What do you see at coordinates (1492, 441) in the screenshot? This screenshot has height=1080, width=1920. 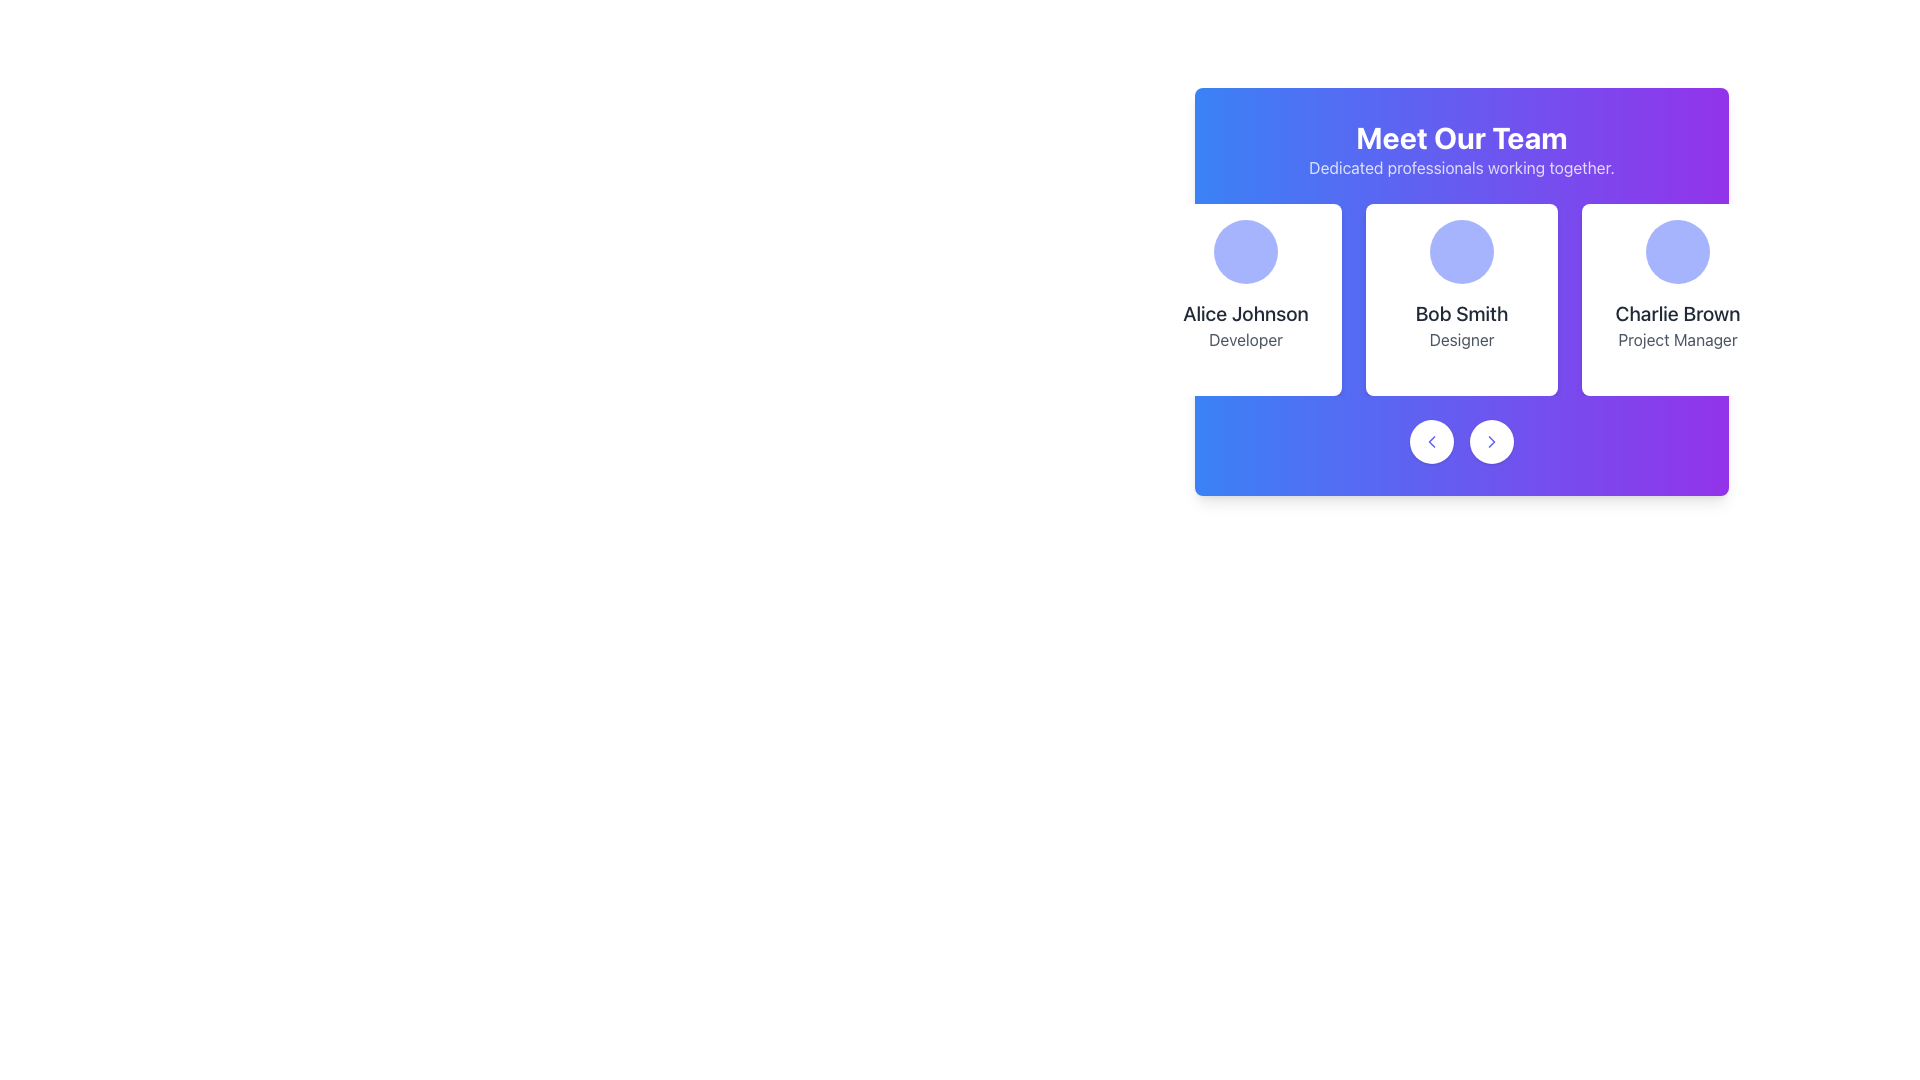 I see `the right-facing chevron arrow within the SVG, which is part of the second navigation button below the team profile cards` at bounding box center [1492, 441].